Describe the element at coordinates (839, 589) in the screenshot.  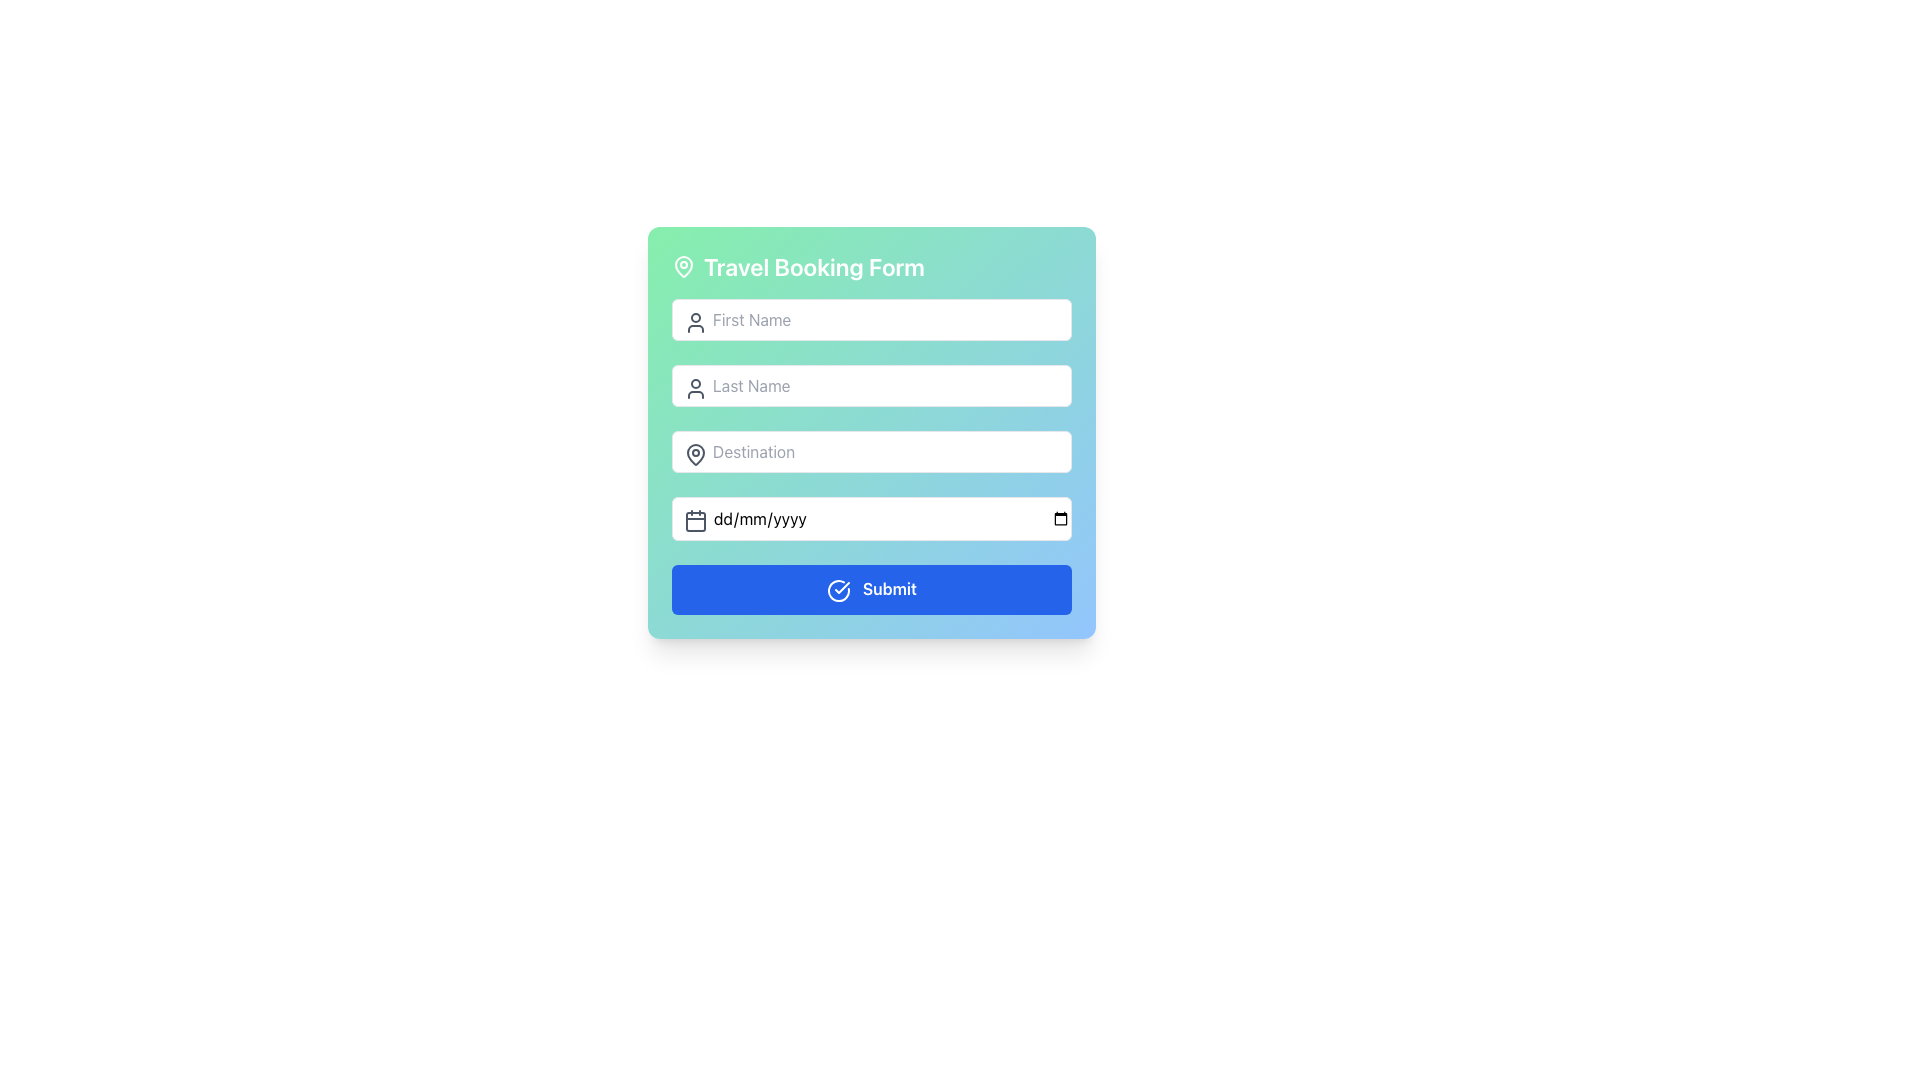
I see `the icon that visually complements the 'Submit' button, located to the left of the text 'Submit' near the bottom of the form interface` at that location.